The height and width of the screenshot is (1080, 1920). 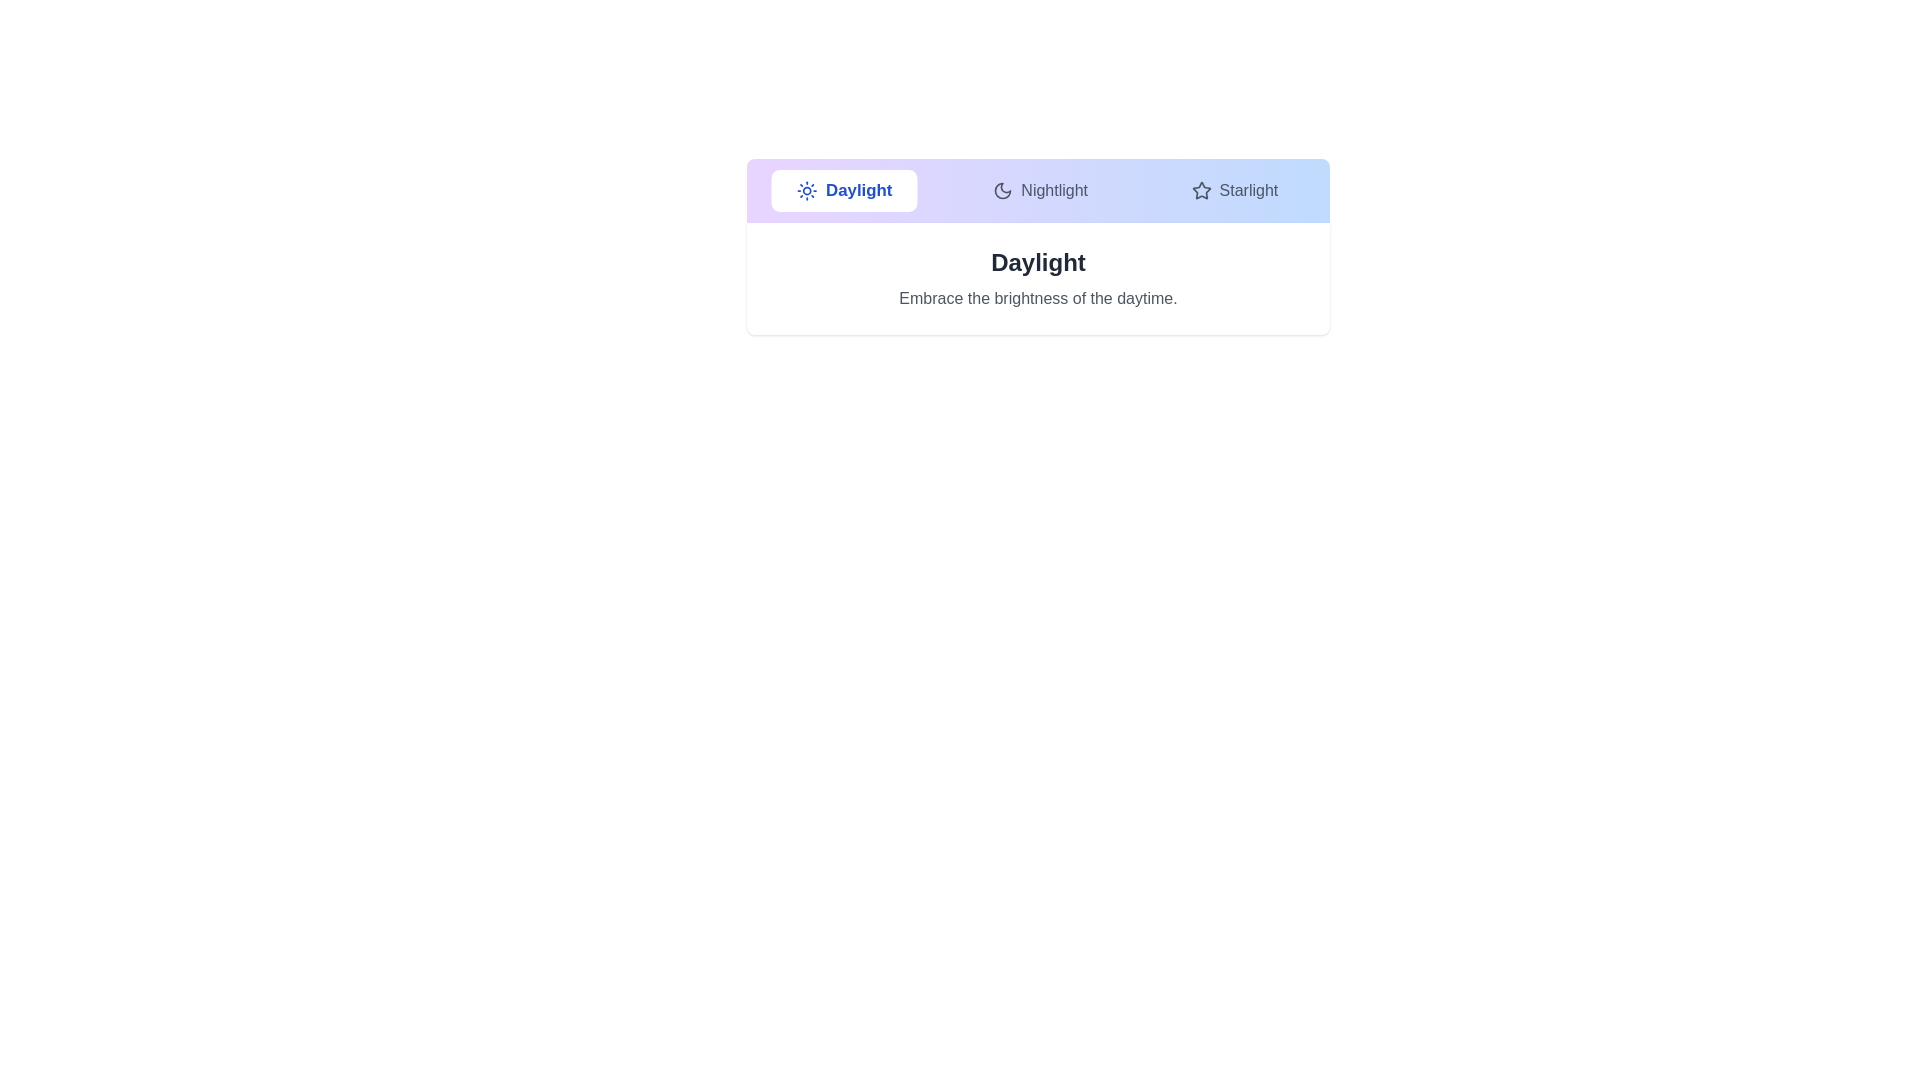 What do you see at coordinates (1040, 191) in the screenshot?
I see `the tab labeled Nightlight` at bounding box center [1040, 191].